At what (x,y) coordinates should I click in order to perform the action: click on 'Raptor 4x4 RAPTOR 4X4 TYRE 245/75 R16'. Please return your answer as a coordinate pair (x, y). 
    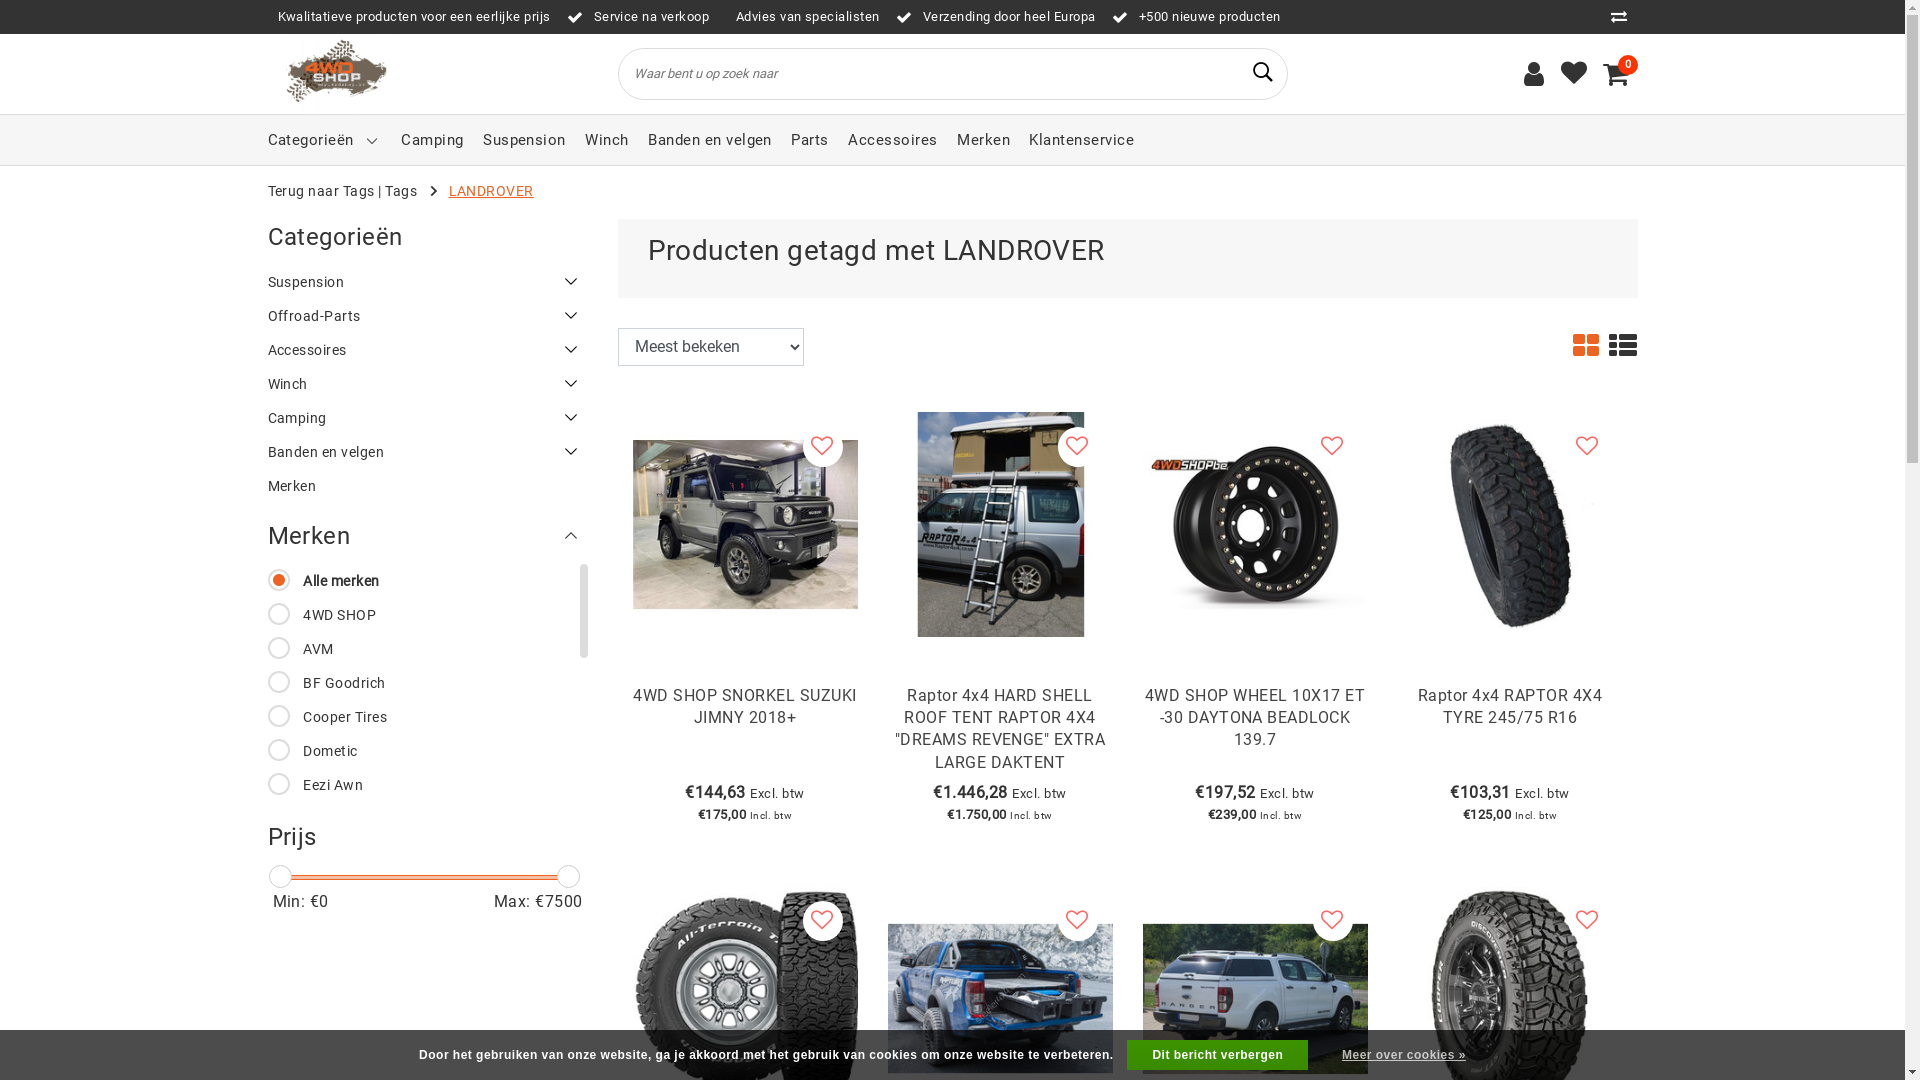
    Looking at the image, I should click on (1510, 732).